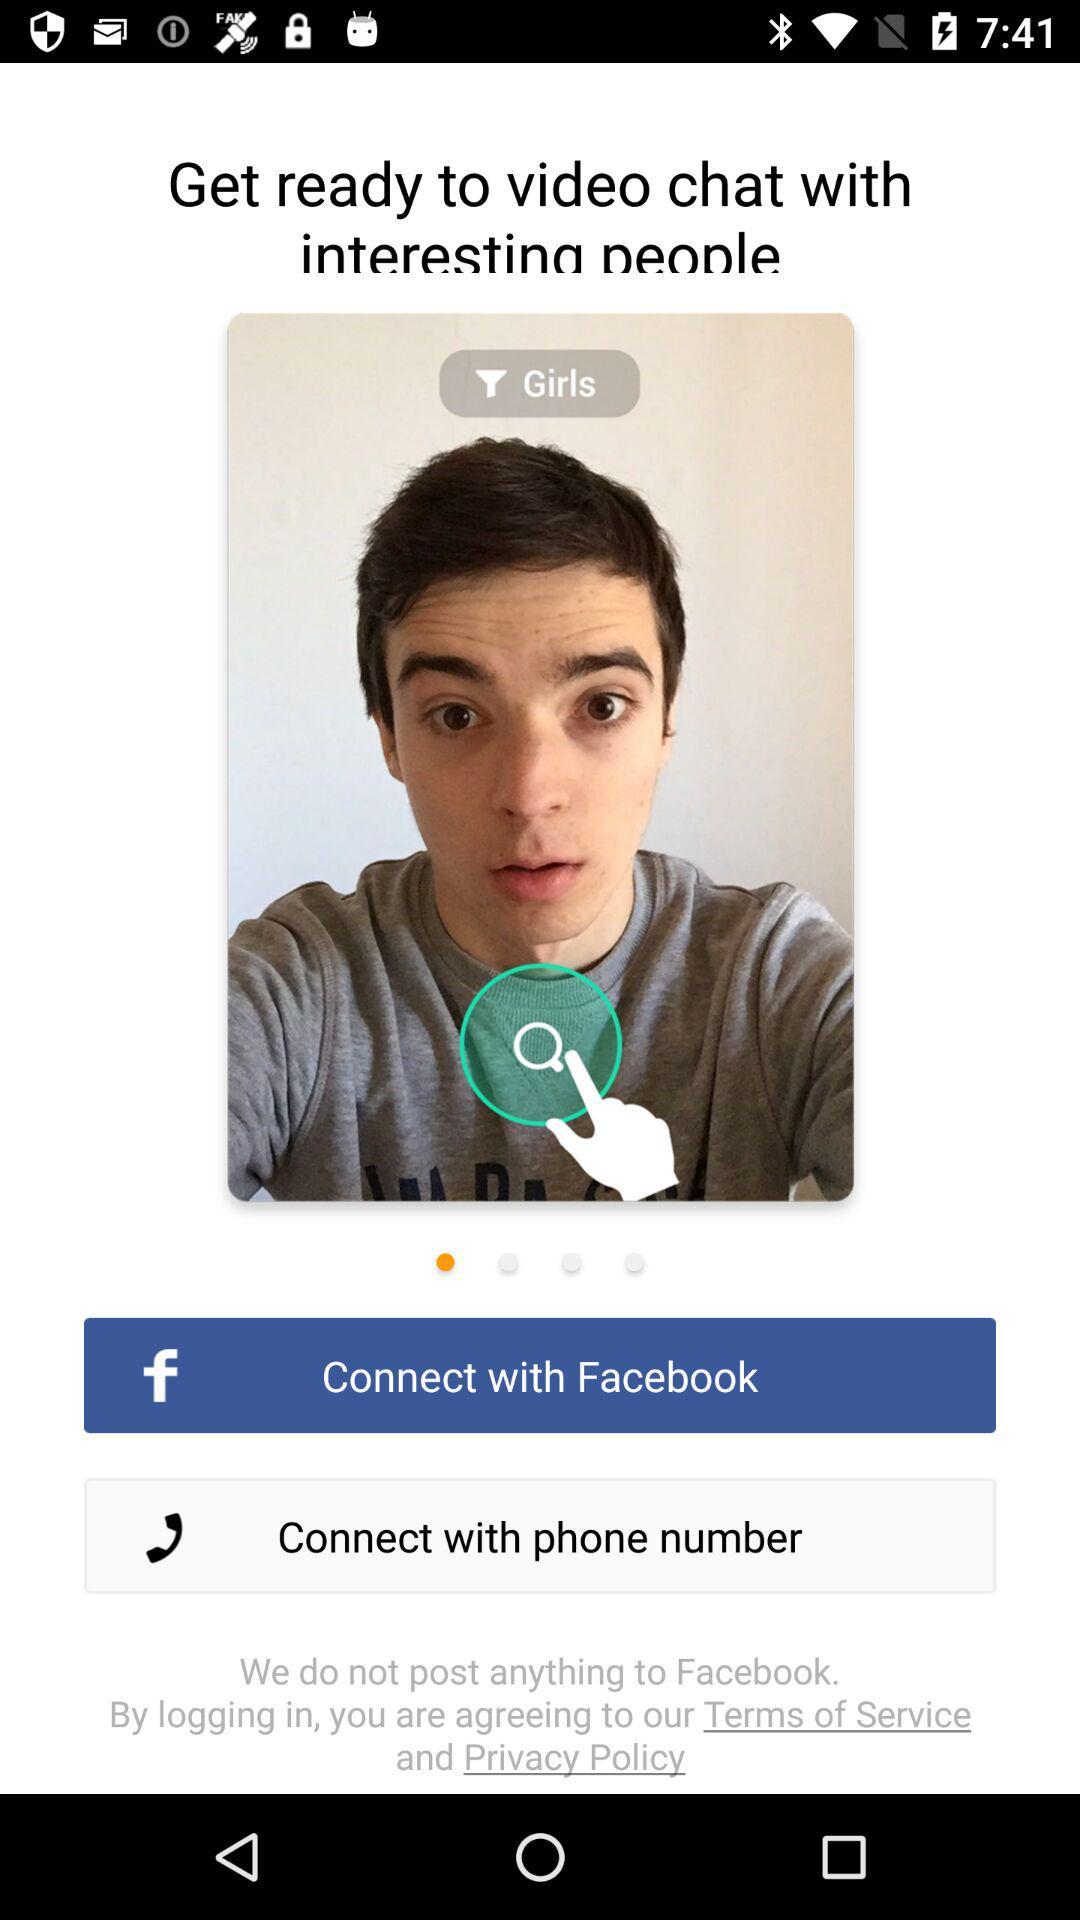 The height and width of the screenshot is (1920, 1080). Describe the element at coordinates (444, 1261) in the screenshot. I see `first image` at that location.